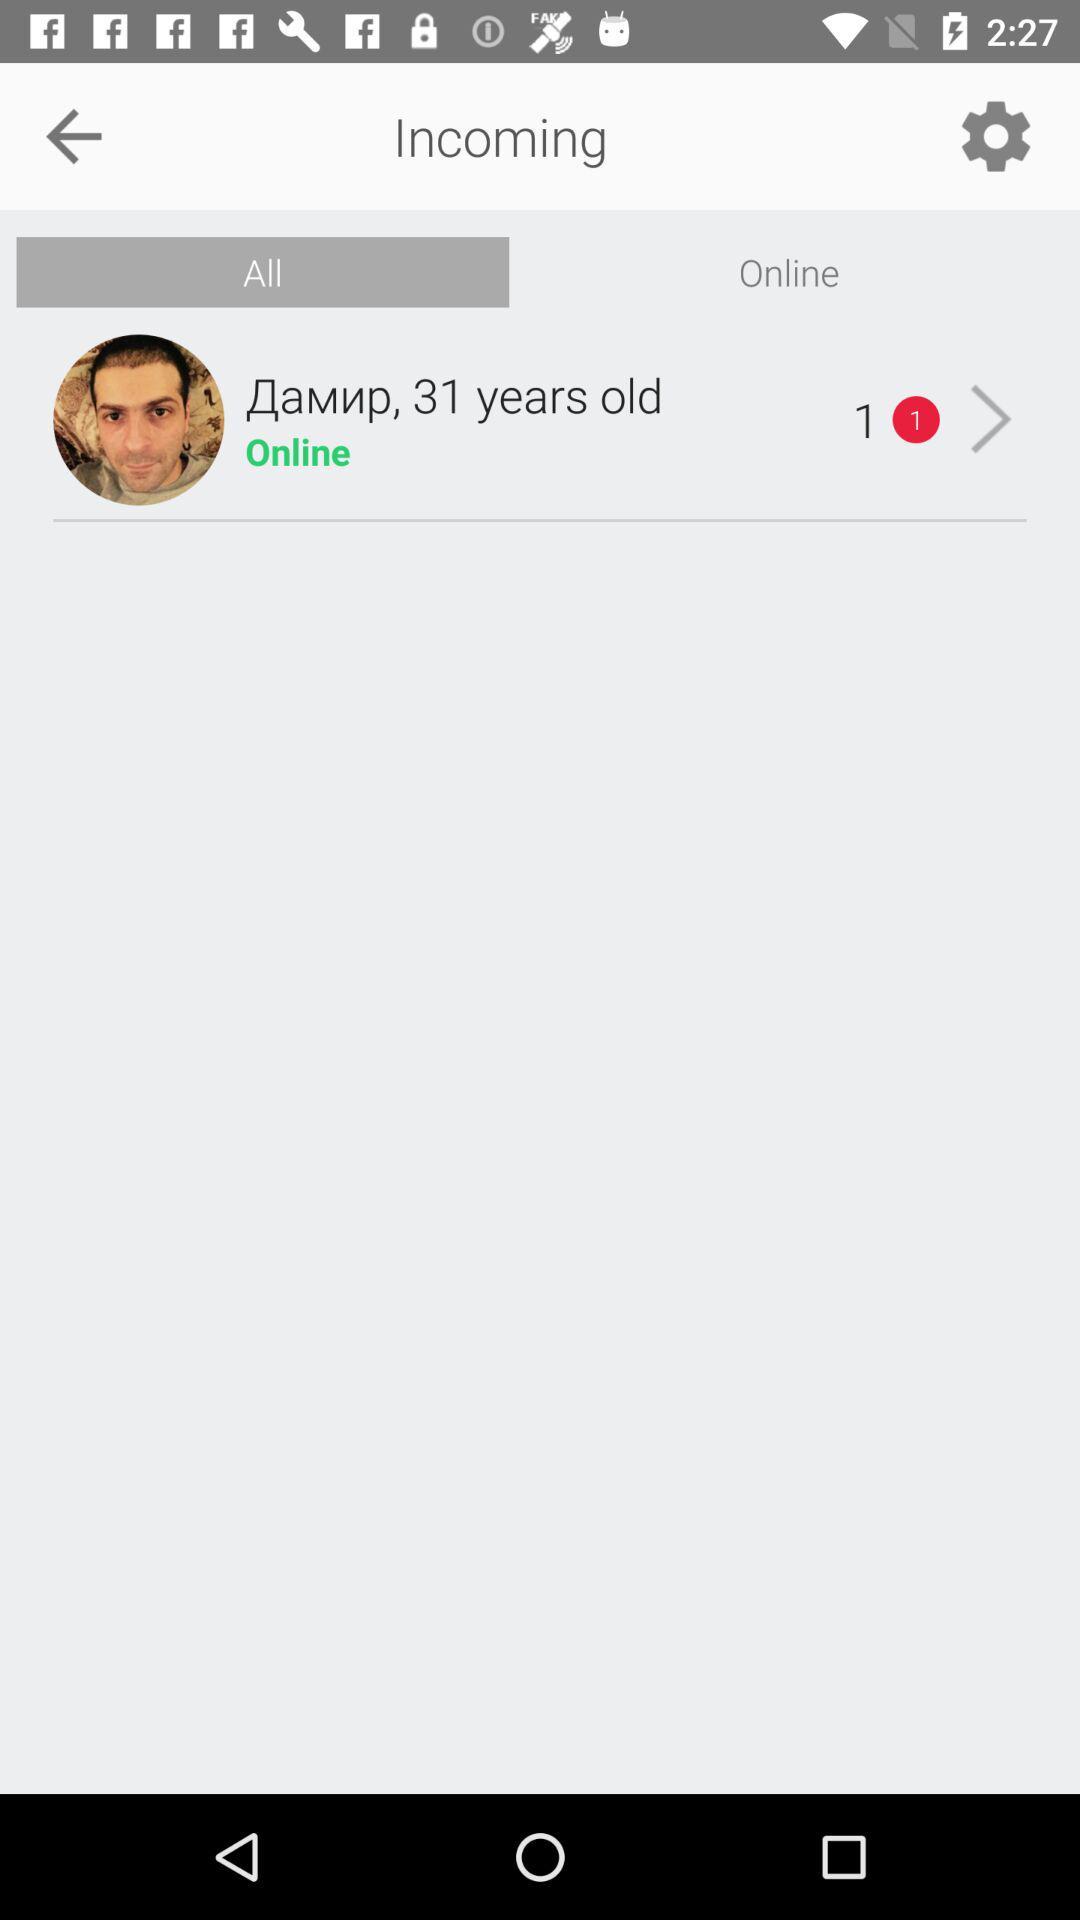  I want to click on the item above the all item, so click(72, 135).